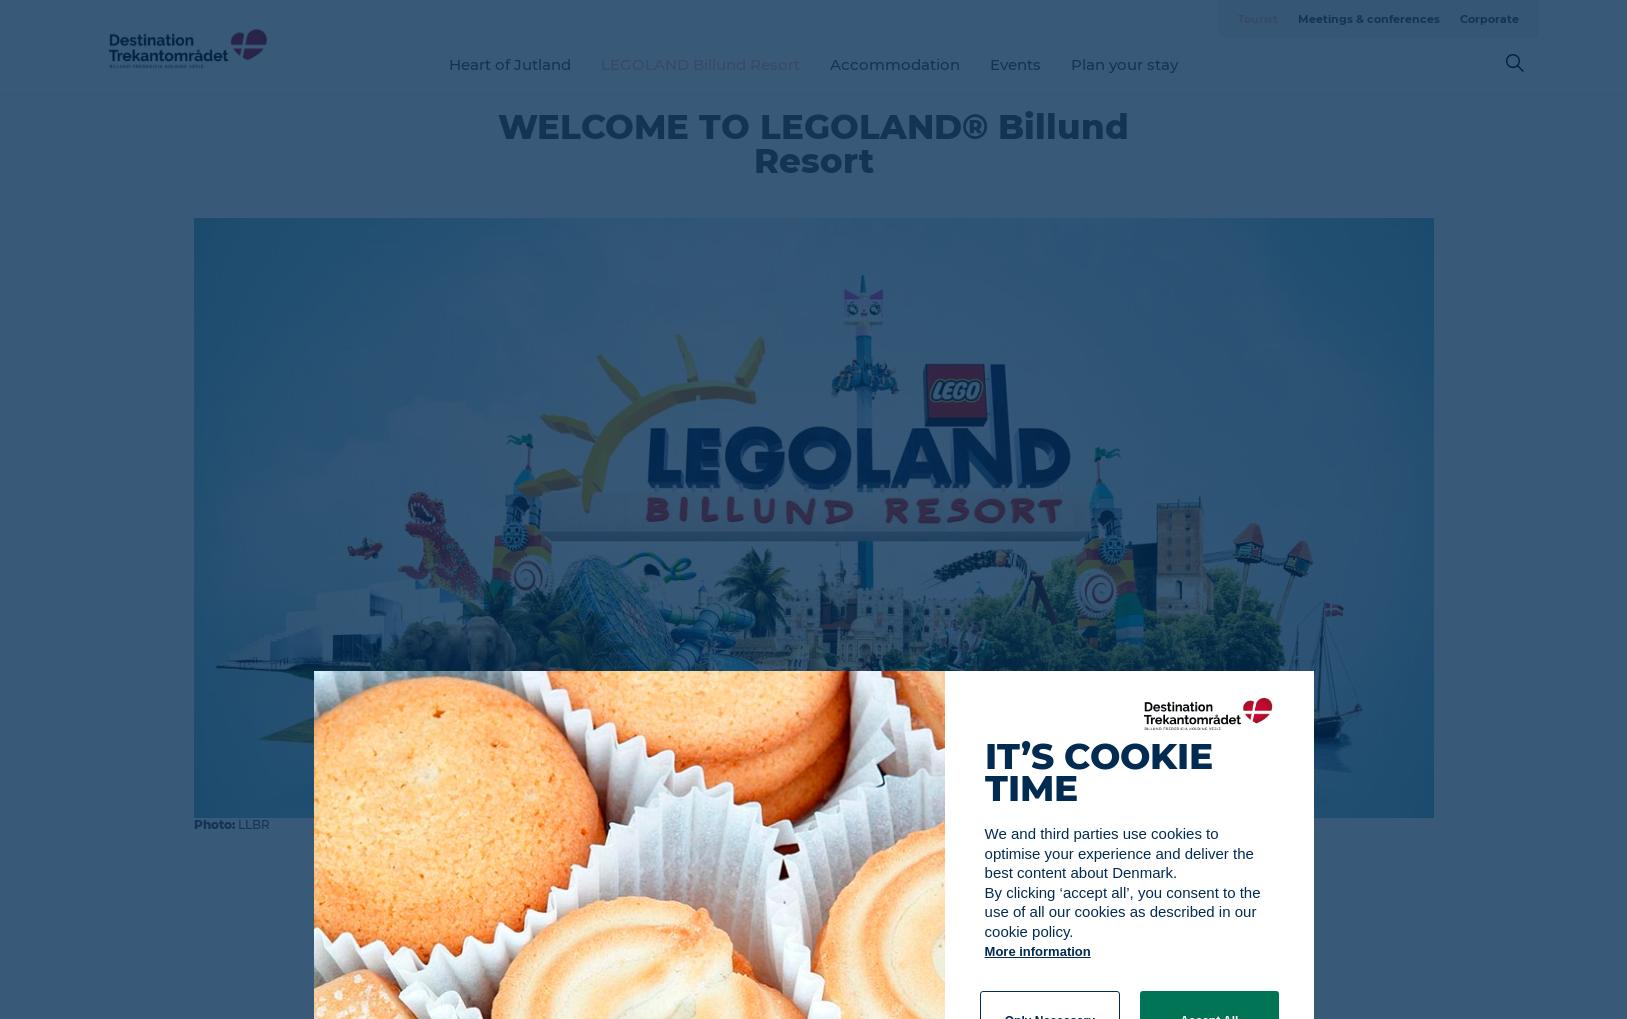  I want to click on 'WELCOME TO LEGOLAND® Billund Resort', so click(498, 143).